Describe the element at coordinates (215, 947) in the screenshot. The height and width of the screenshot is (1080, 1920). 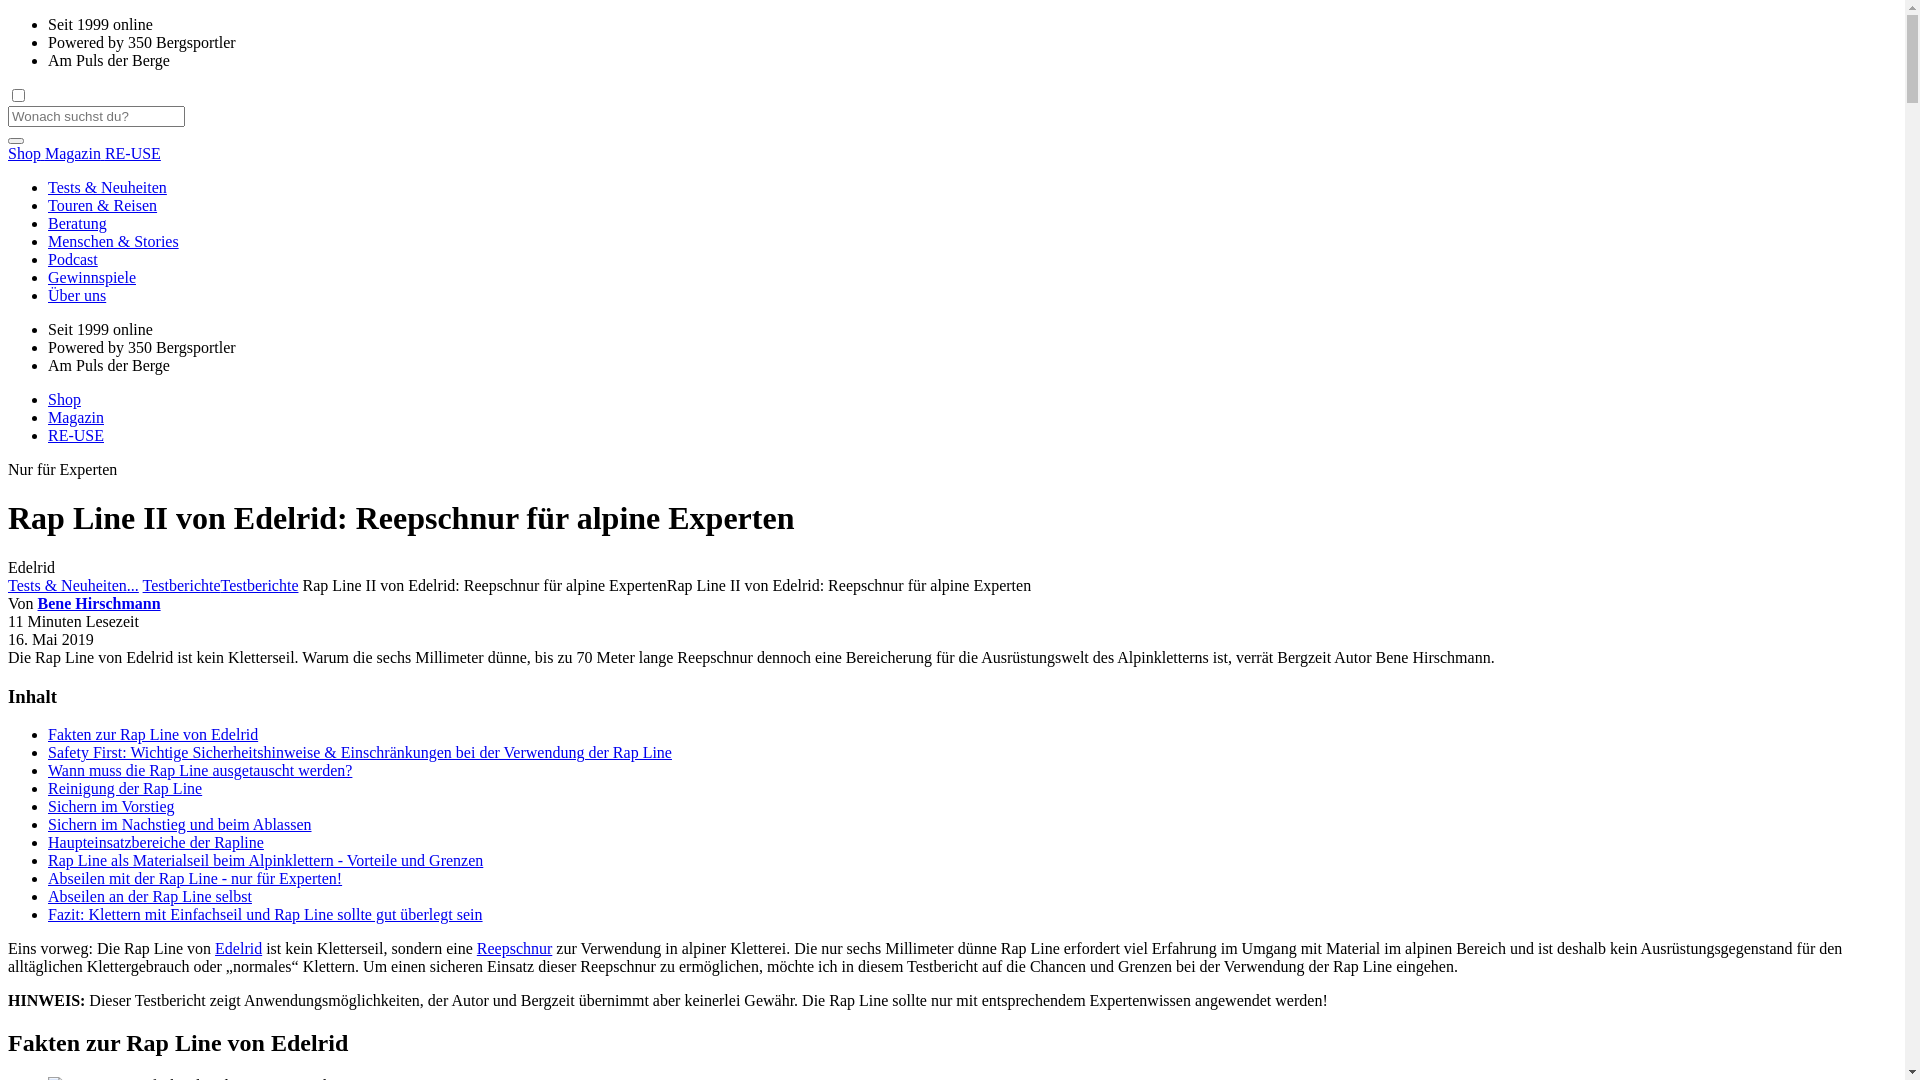
I see `'Edelrid'` at that location.